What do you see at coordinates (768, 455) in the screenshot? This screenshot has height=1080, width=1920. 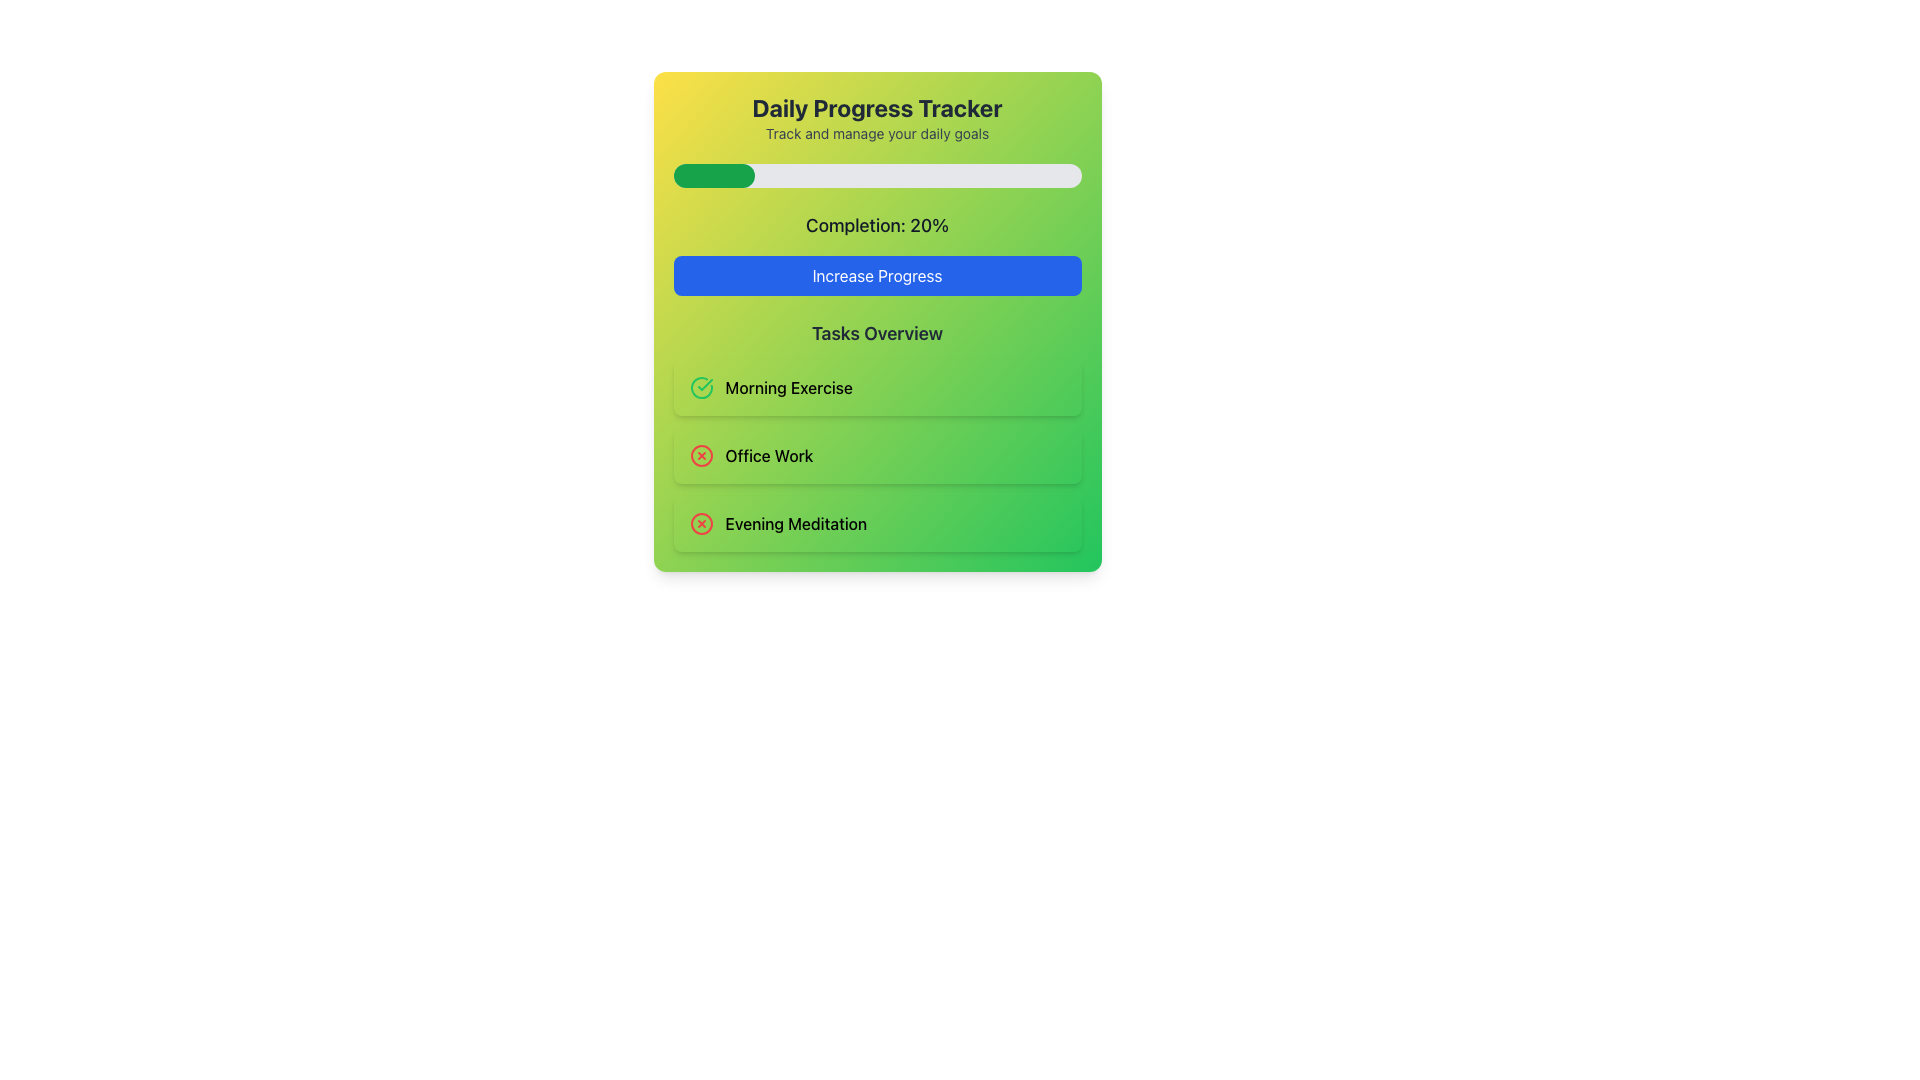 I see `text displayed in the Static Text Label that shows 'Office Work', which is located in the second task entry row of the 'Tasks Overview' section and is positioned next to a red circular icon` at bounding box center [768, 455].